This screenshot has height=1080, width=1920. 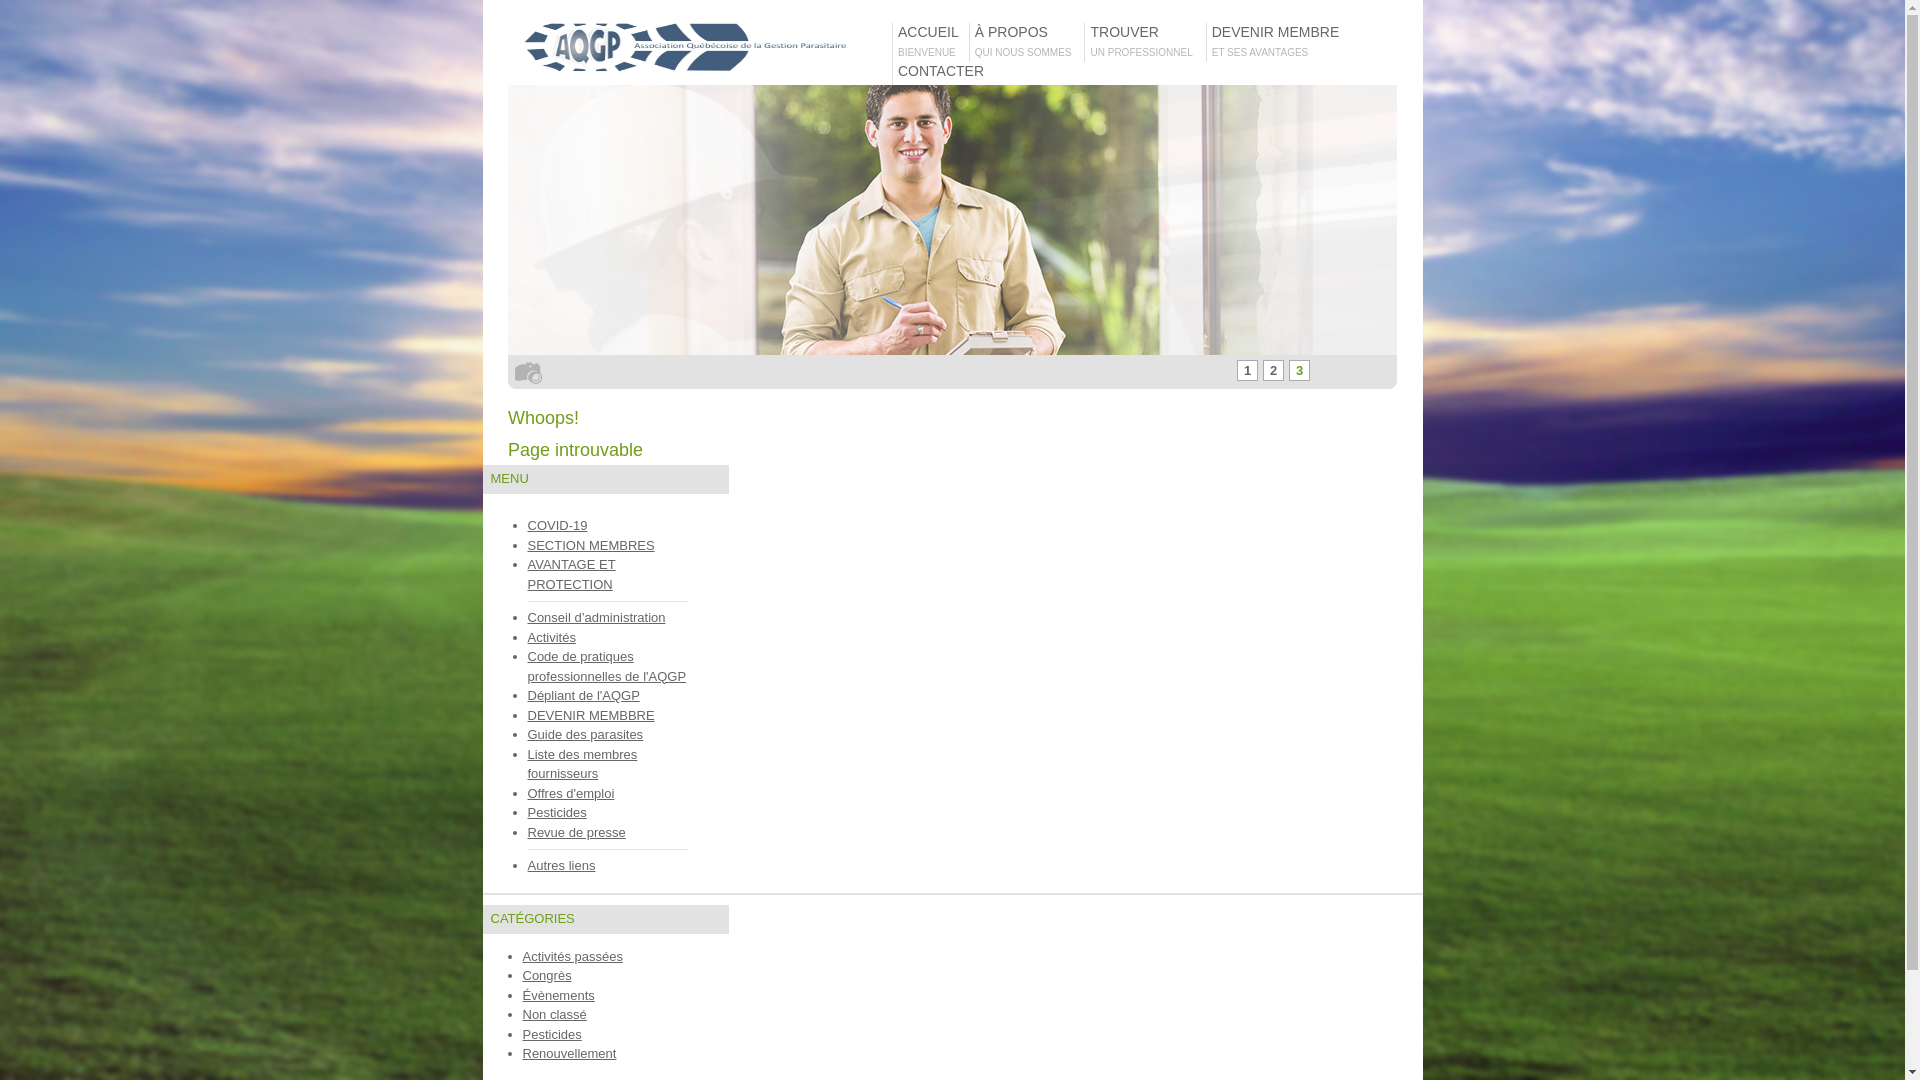 What do you see at coordinates (1145, 42) in the screenshot?
I see `'TROUVER` at bounding box center [1145, 42].